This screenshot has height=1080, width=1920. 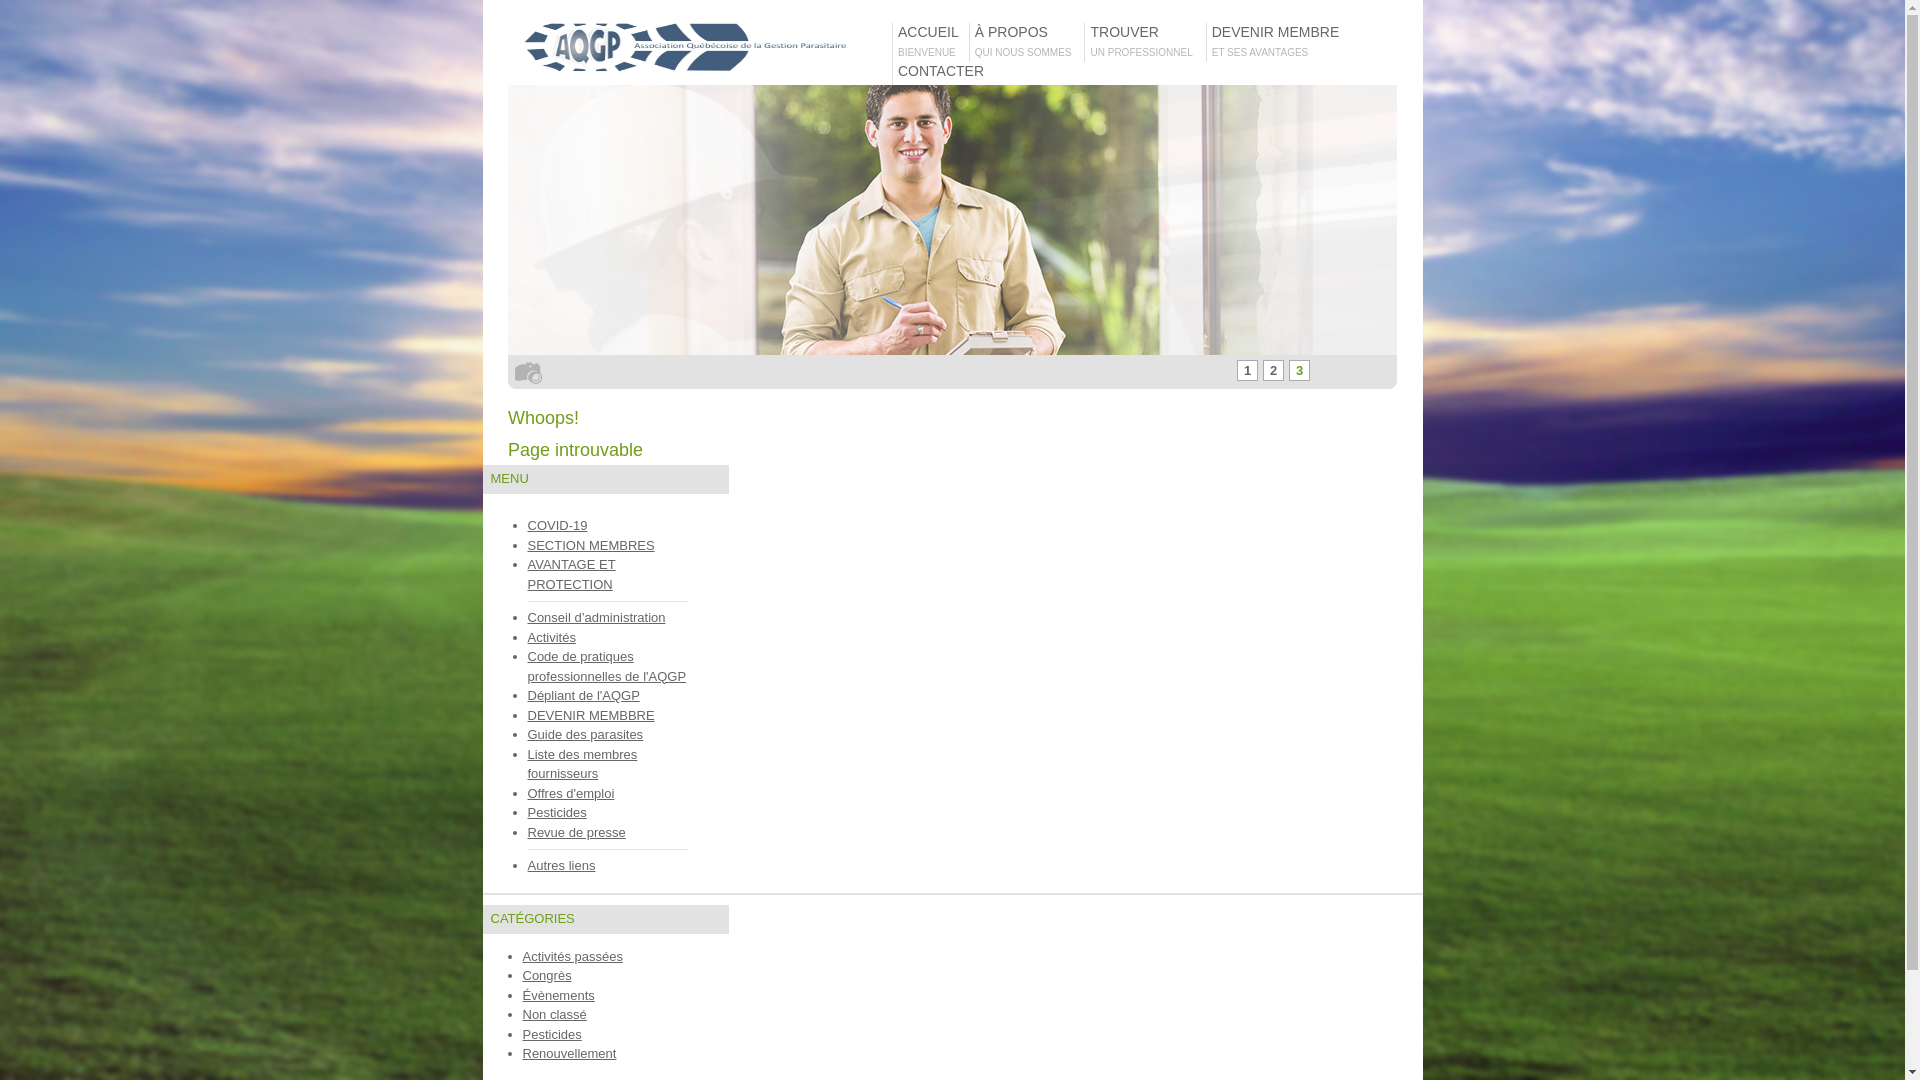 What do you see at coordinates (1145, 42) in the screenshot?
I see `'TROUVER` at bounding box center [1145, 42].